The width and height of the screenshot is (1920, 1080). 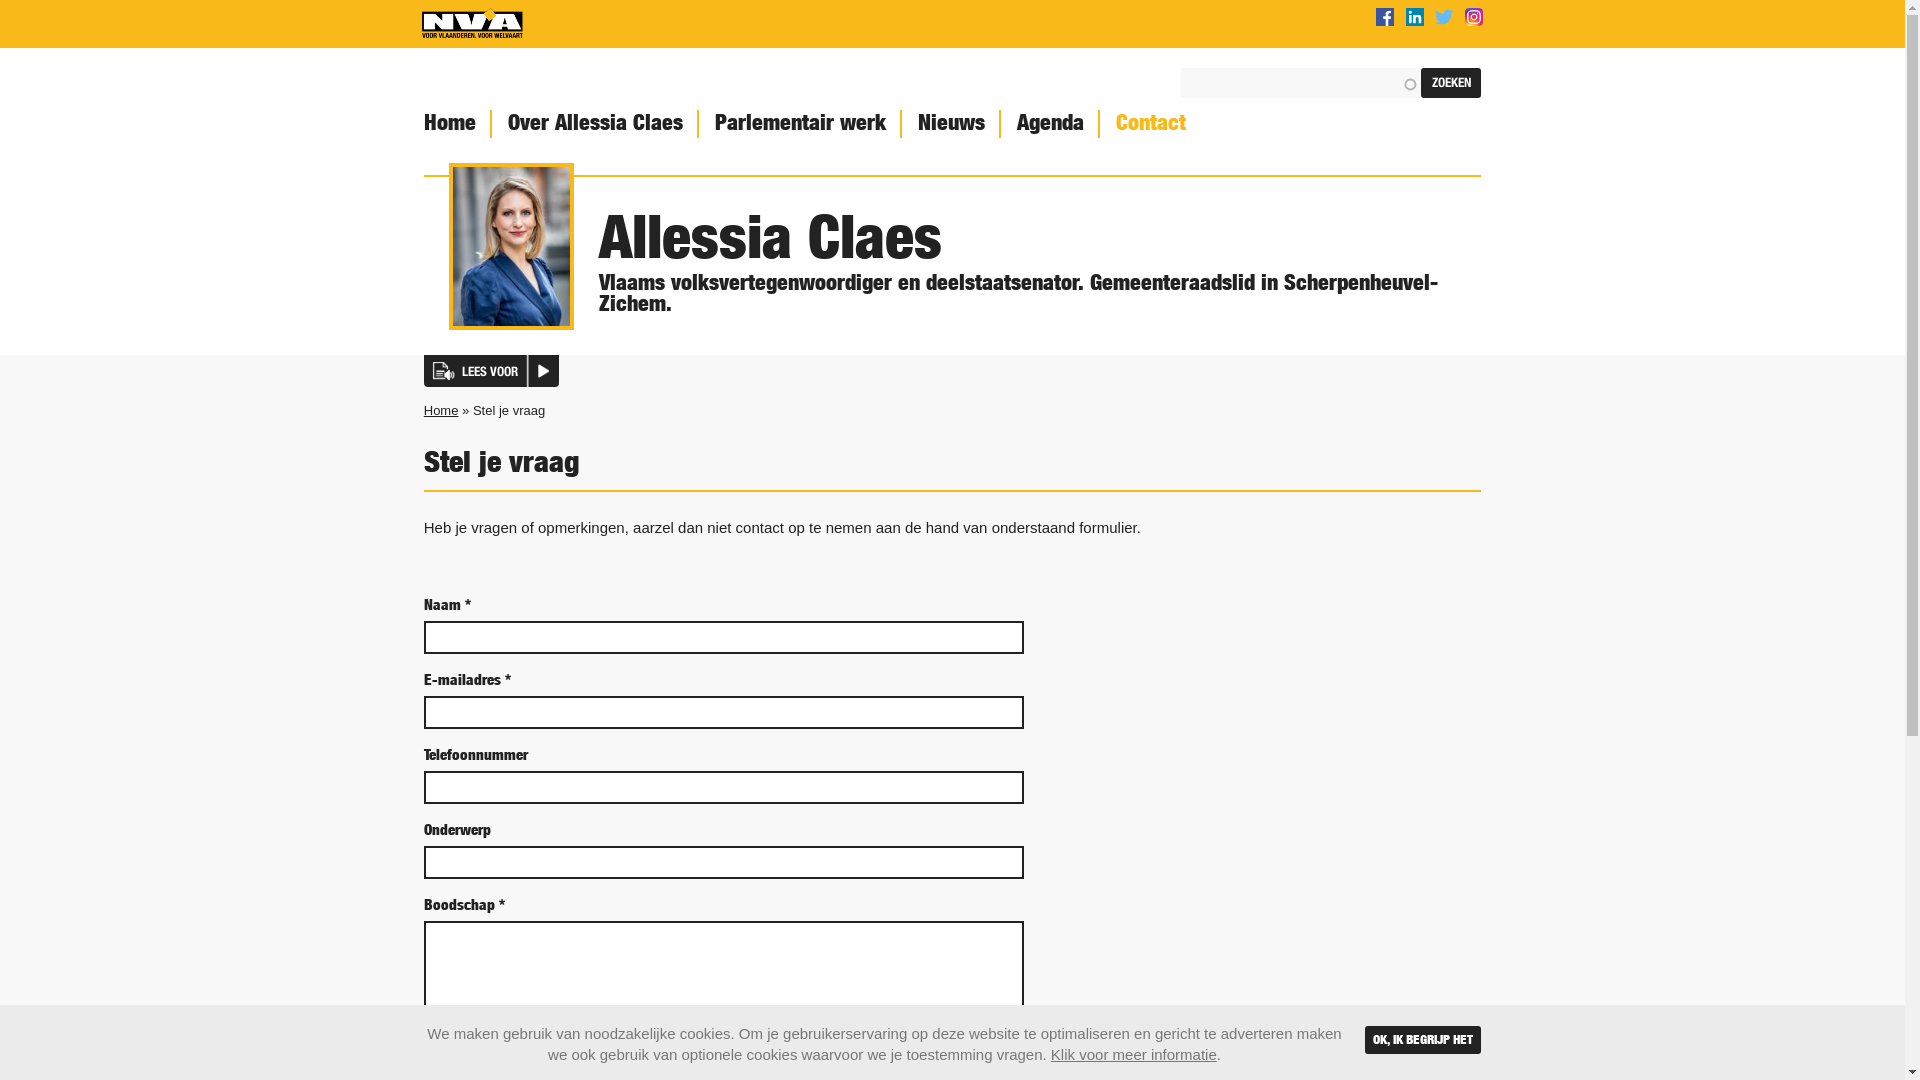 What do you see at coordinates (1133, 1053) in the screenshot?
I see `'Klik voor meer informatie'` at bounding box center [1133, 1053].